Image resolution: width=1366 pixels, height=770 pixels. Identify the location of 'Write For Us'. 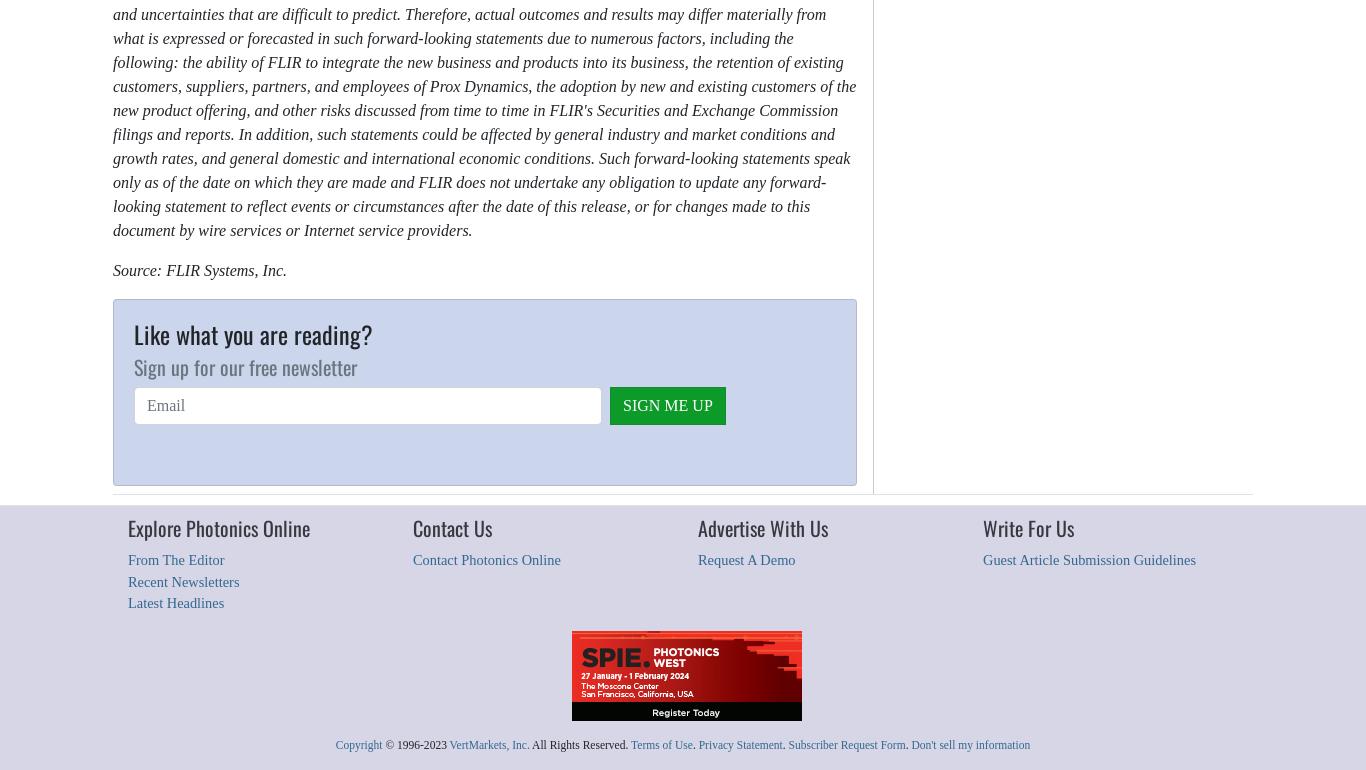
(1027, 526).